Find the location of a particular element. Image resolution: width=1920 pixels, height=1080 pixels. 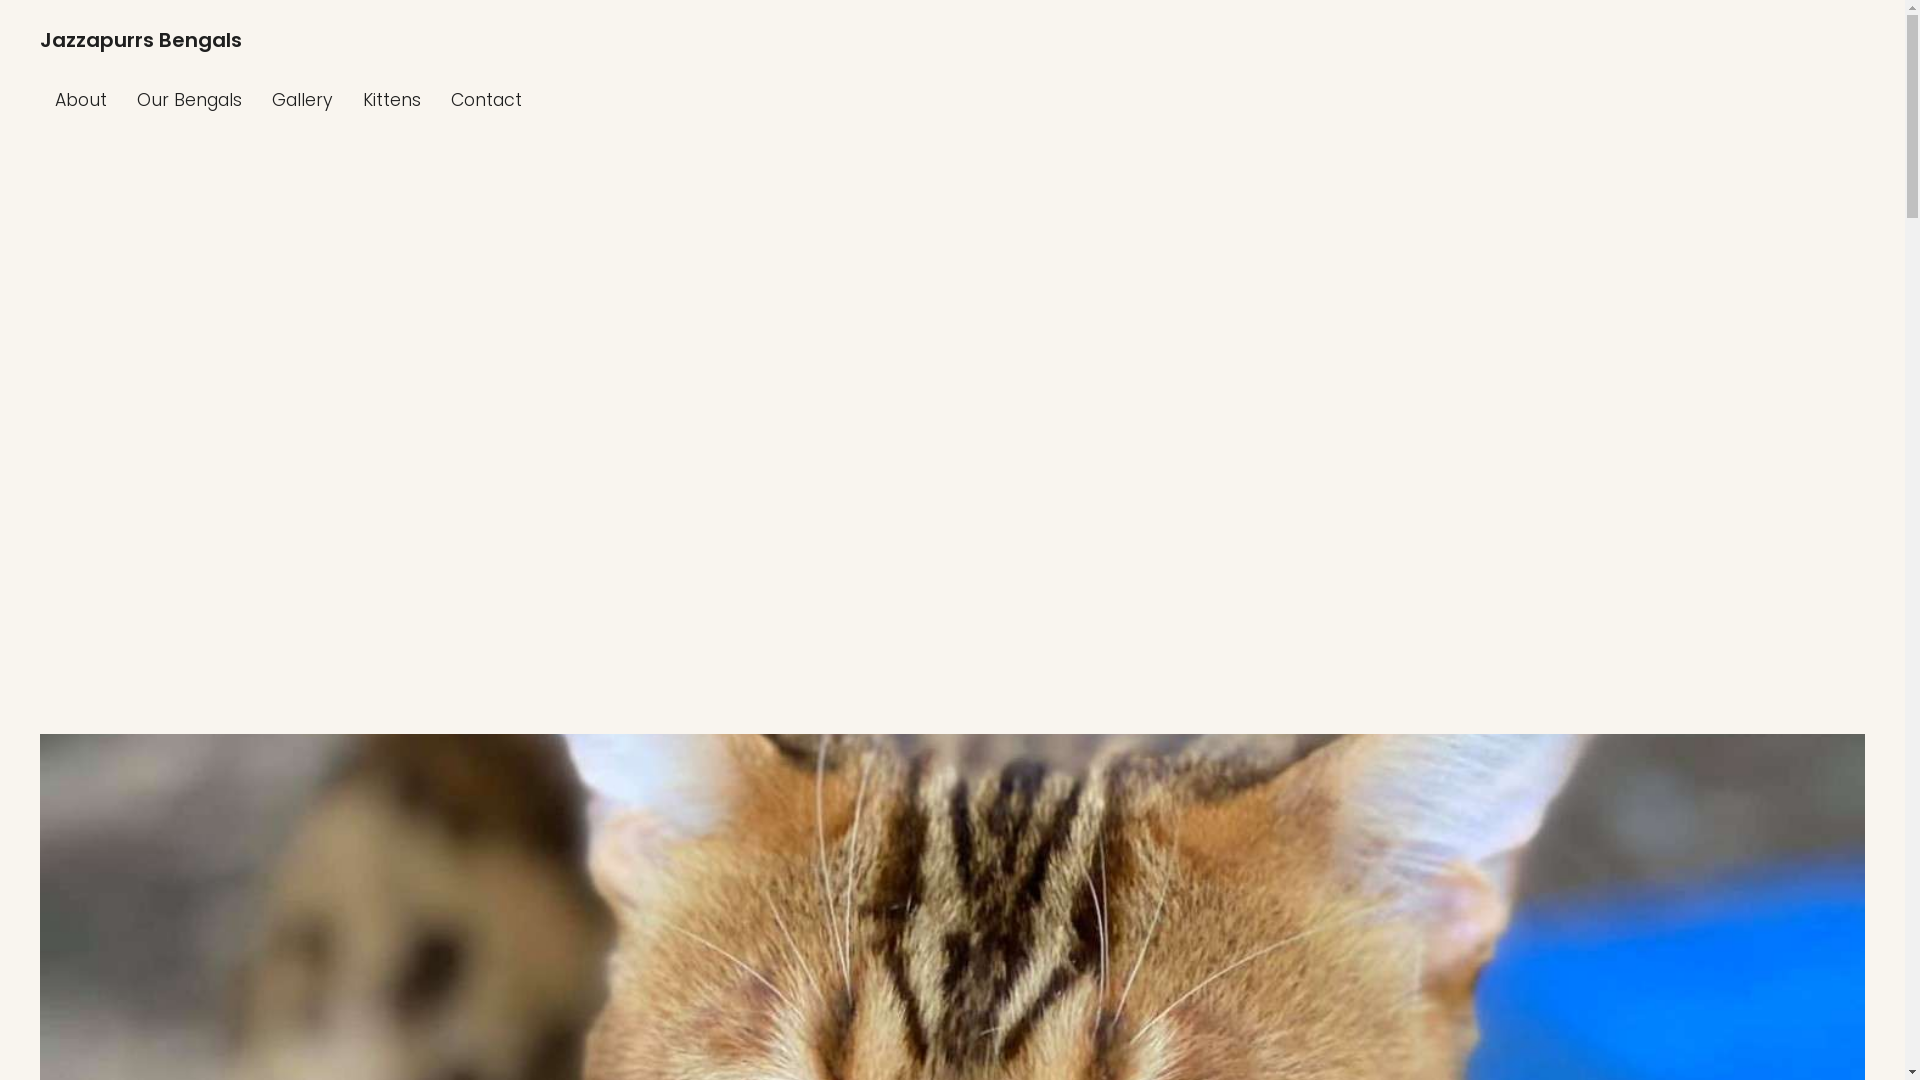

'Our Bengals' is located at coordinates (120, 100).